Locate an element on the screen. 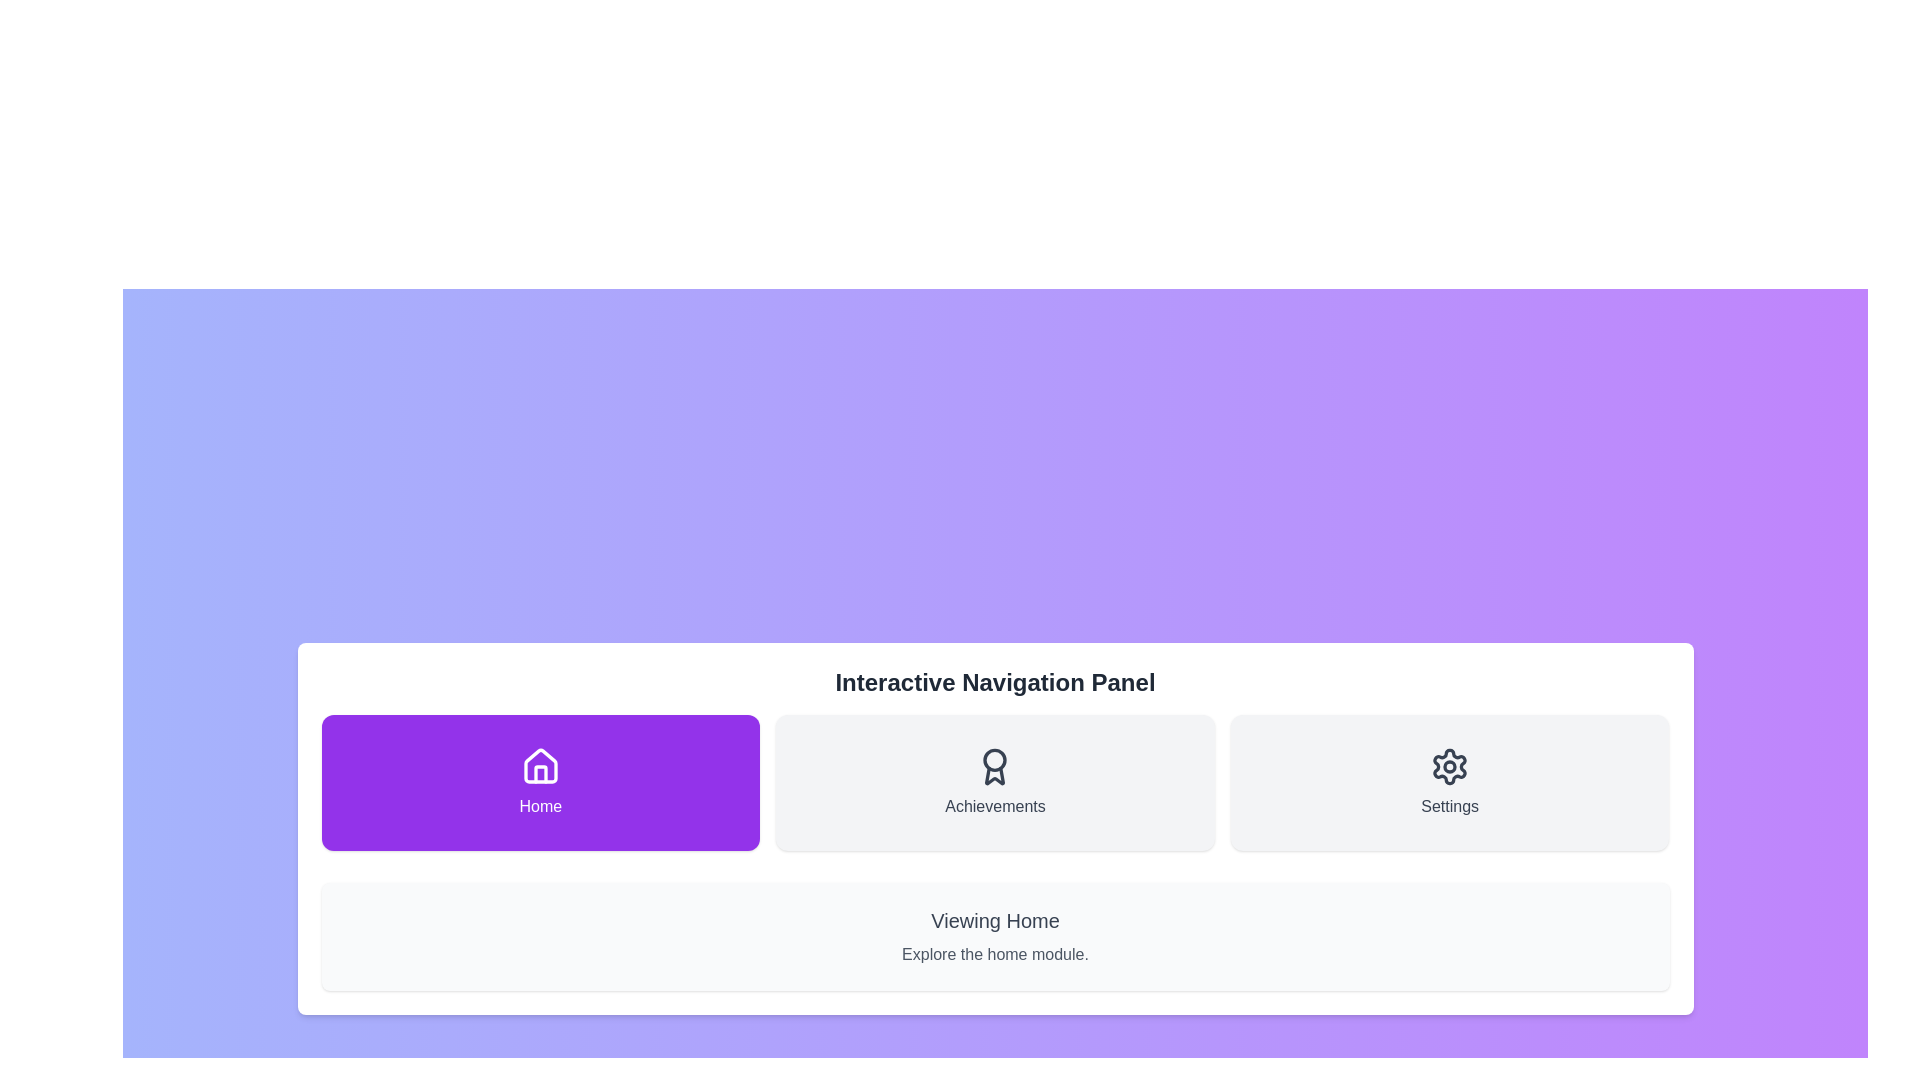 Image resolution: width=1920 pixels, height=1080 pixels. the small house-shaped icon representing the door section within the larger house icon on the purple background in the 'Home' tab is located at coordinates (540, 773).